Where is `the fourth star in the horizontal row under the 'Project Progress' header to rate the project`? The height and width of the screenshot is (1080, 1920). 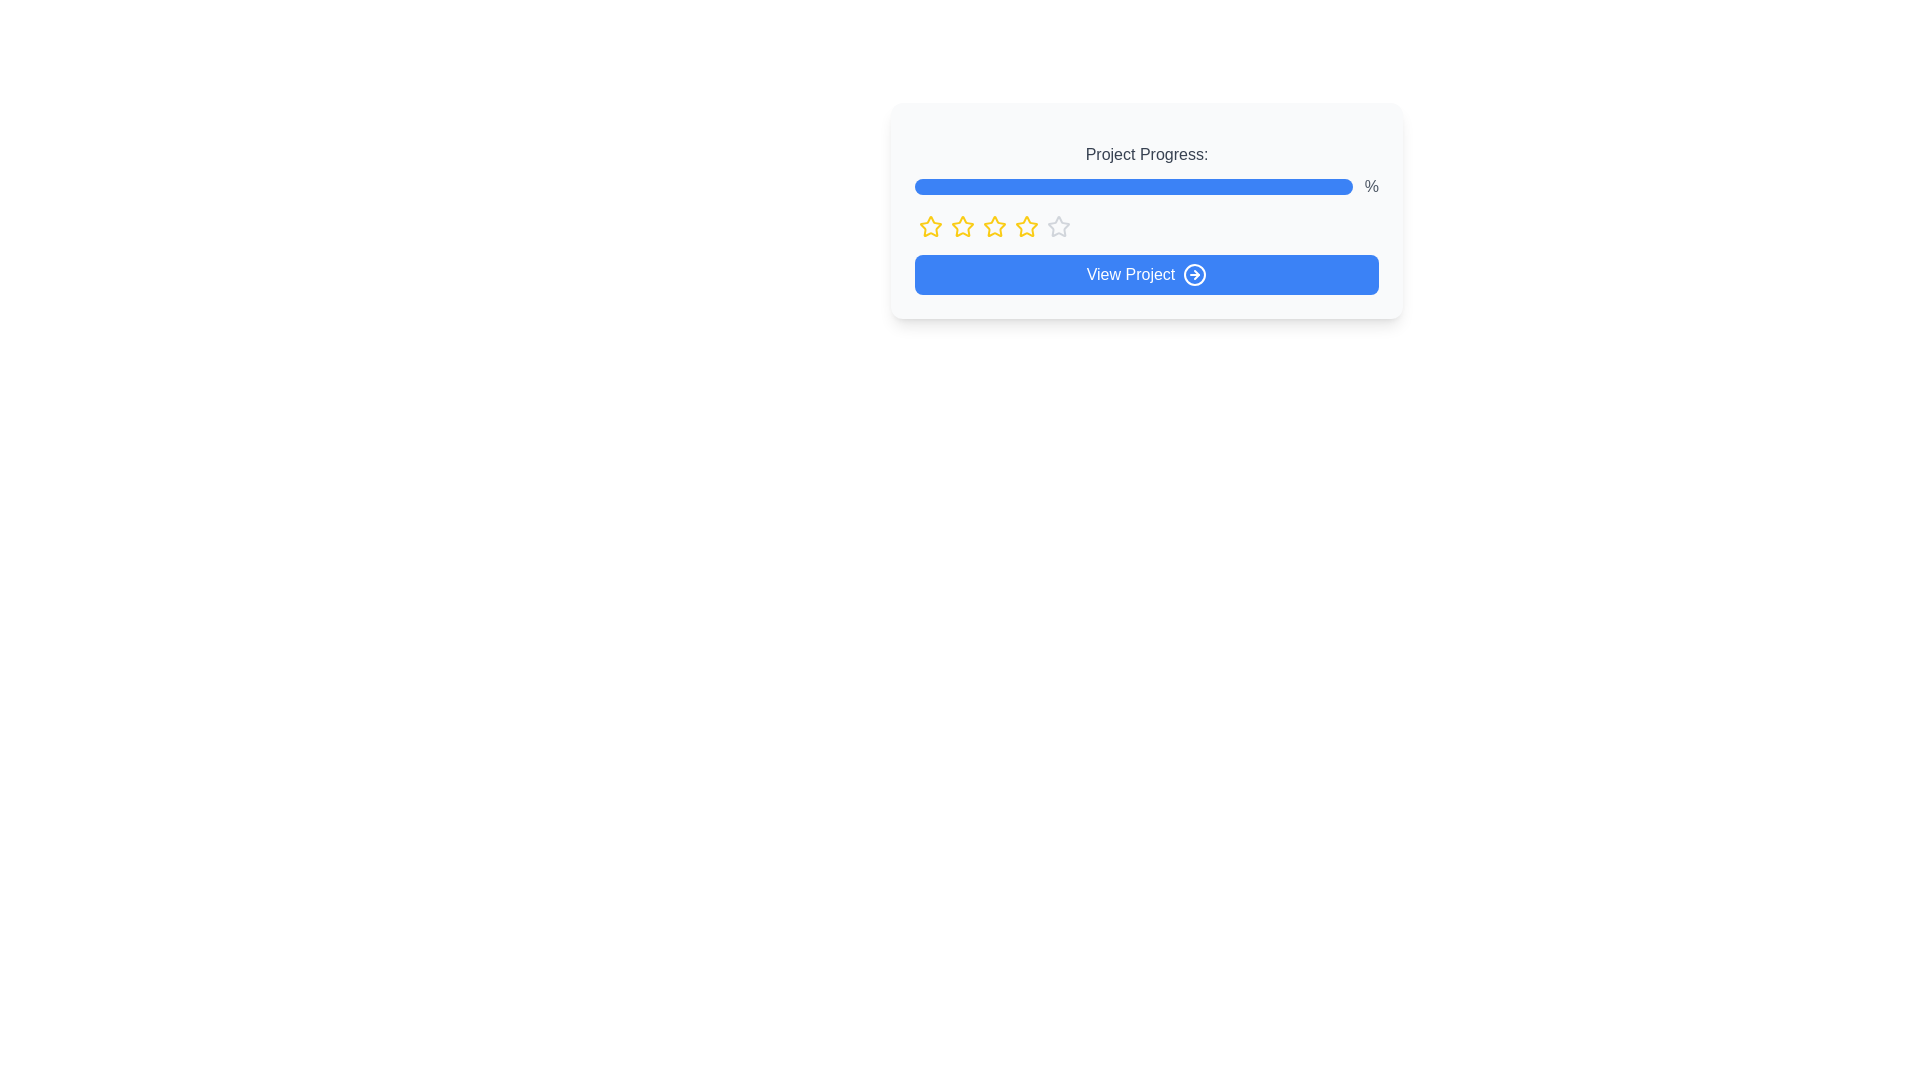 the fourth star in the horizontal row under the 'Project Progress' header to rate the project is located at coordinates (1056, 225).